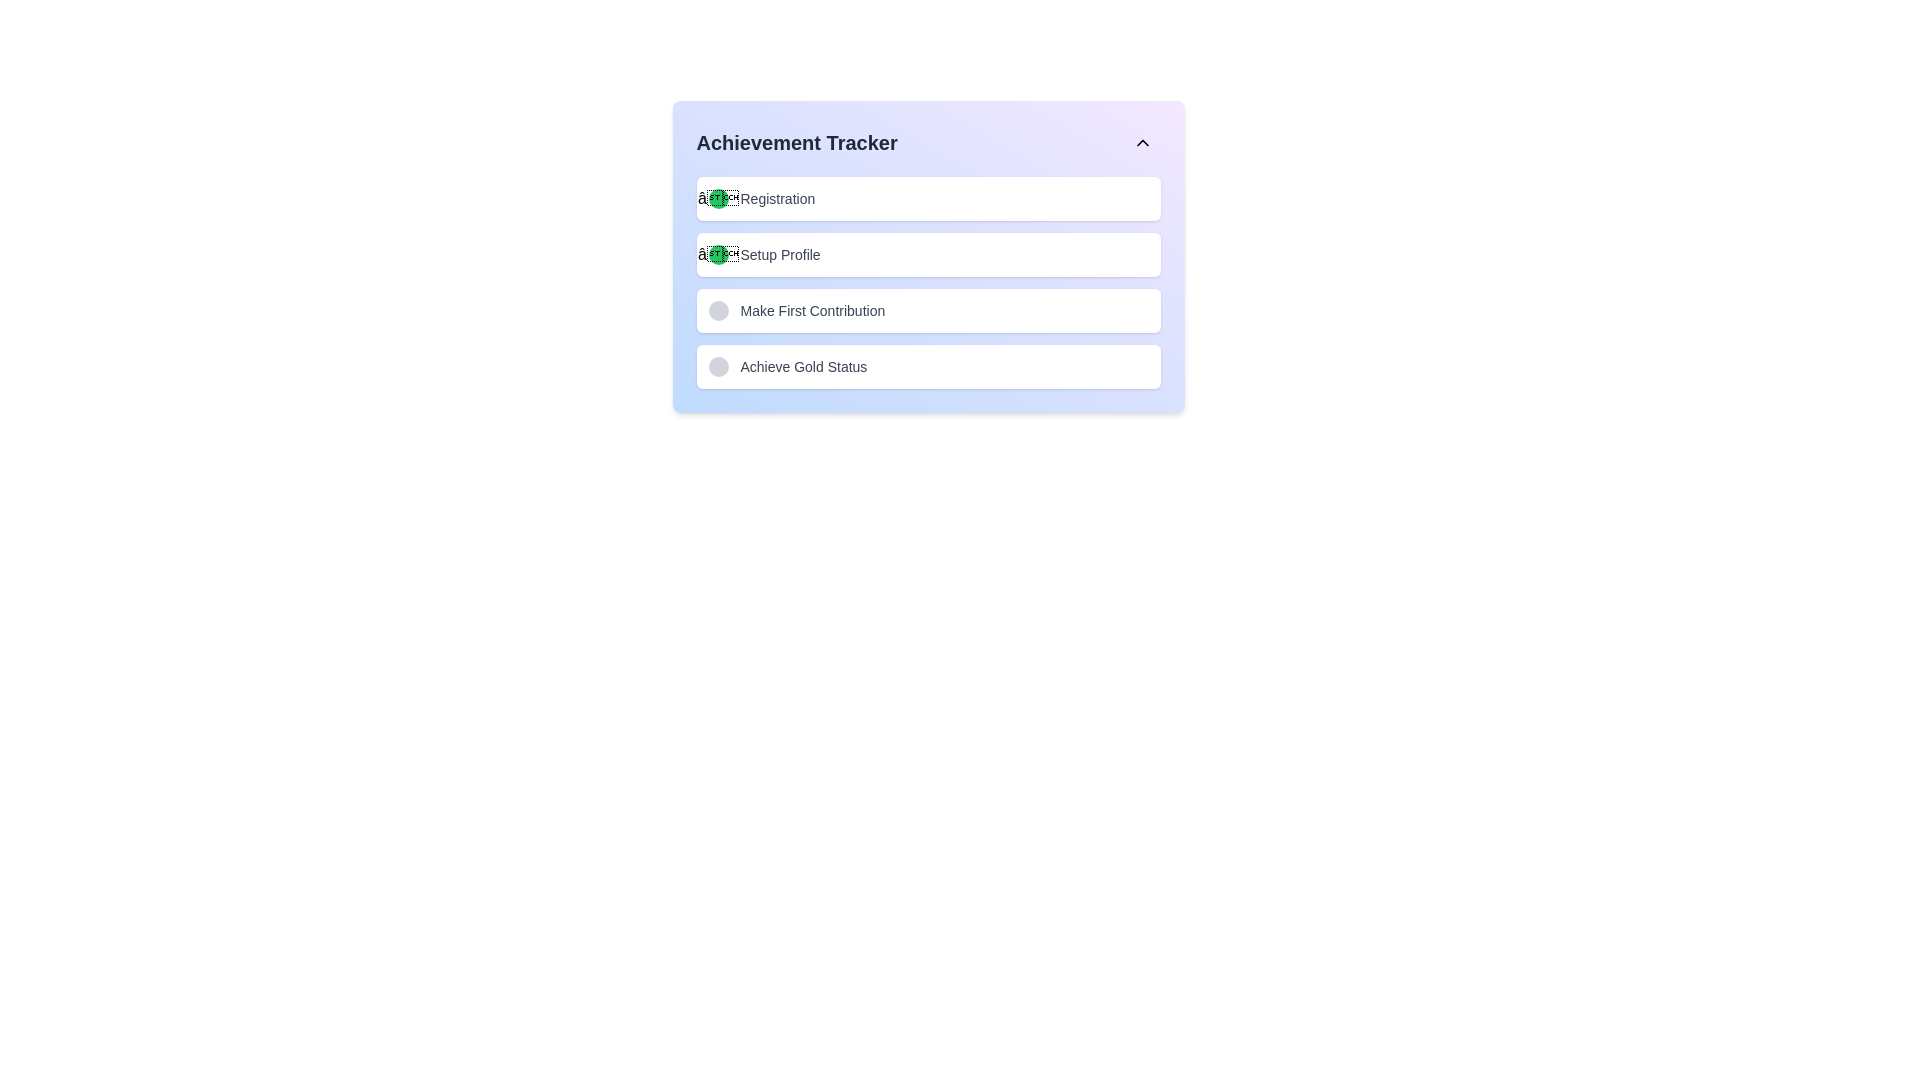  Describe the element at coordinates (803, 366) in the screenshot. I see `the text label reading 'Achieve Gold Status' located in the fourth item of the vertical list titled 'Achievement Tracker'` at that location.